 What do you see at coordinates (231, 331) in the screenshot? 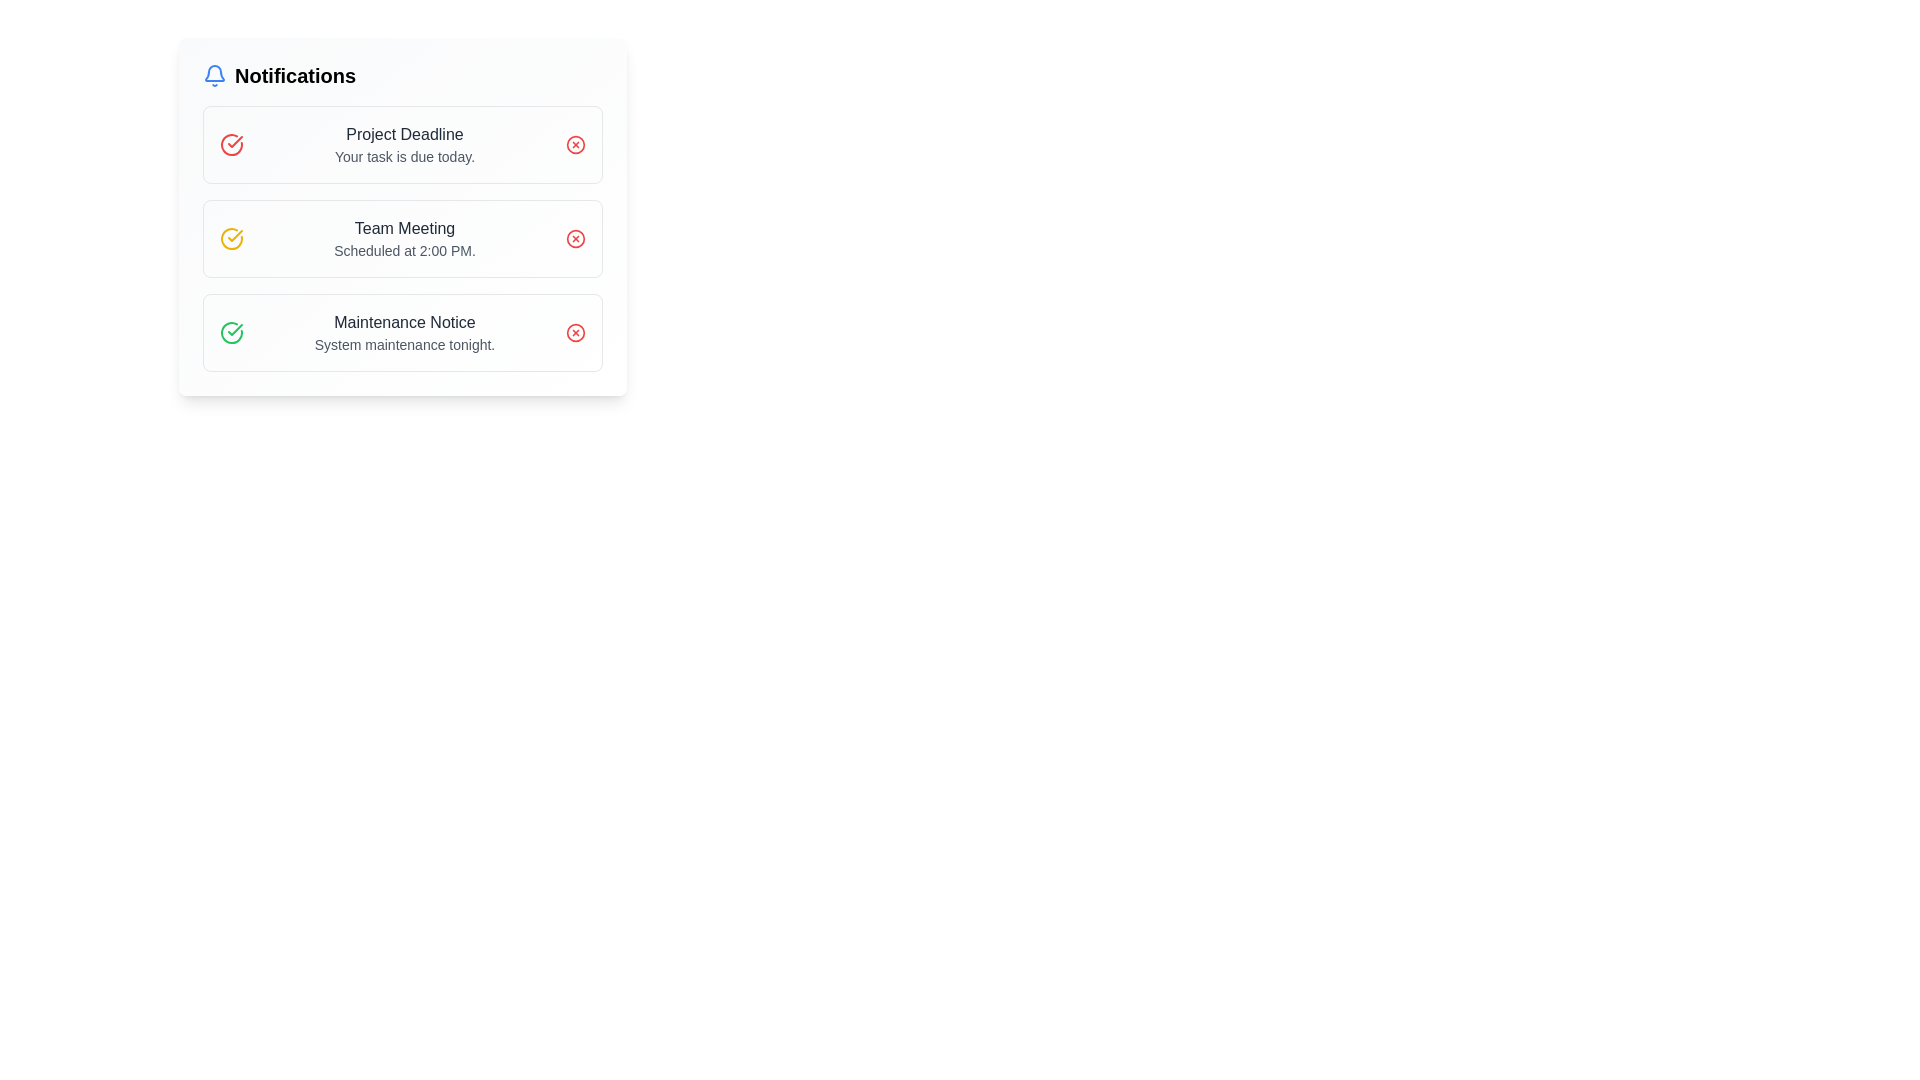
I see `the green circular confirmation icon with a checkmark motif located to the left of the 'Maintenance Notice' text in the 'Notifications' section` at bounding box center [231, 331].